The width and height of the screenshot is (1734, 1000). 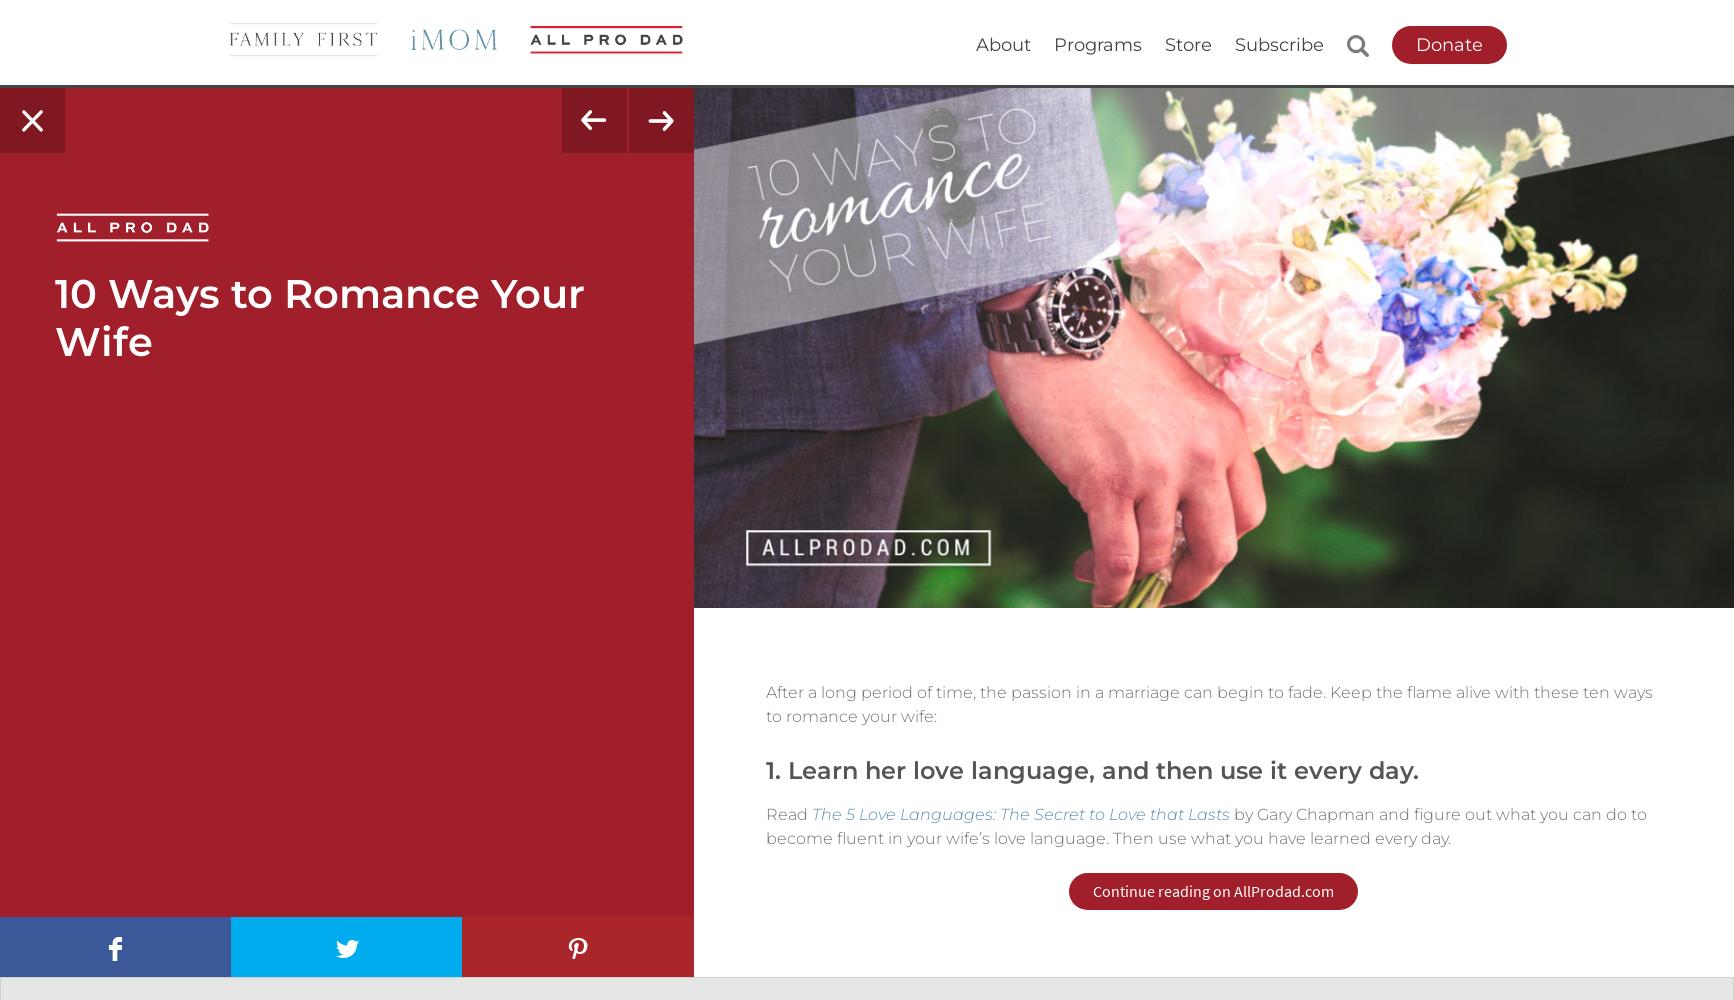 What do you see at coordinates (765, 813) in the screenshot?
I see `'Read'` at bounding box center [765, 813].